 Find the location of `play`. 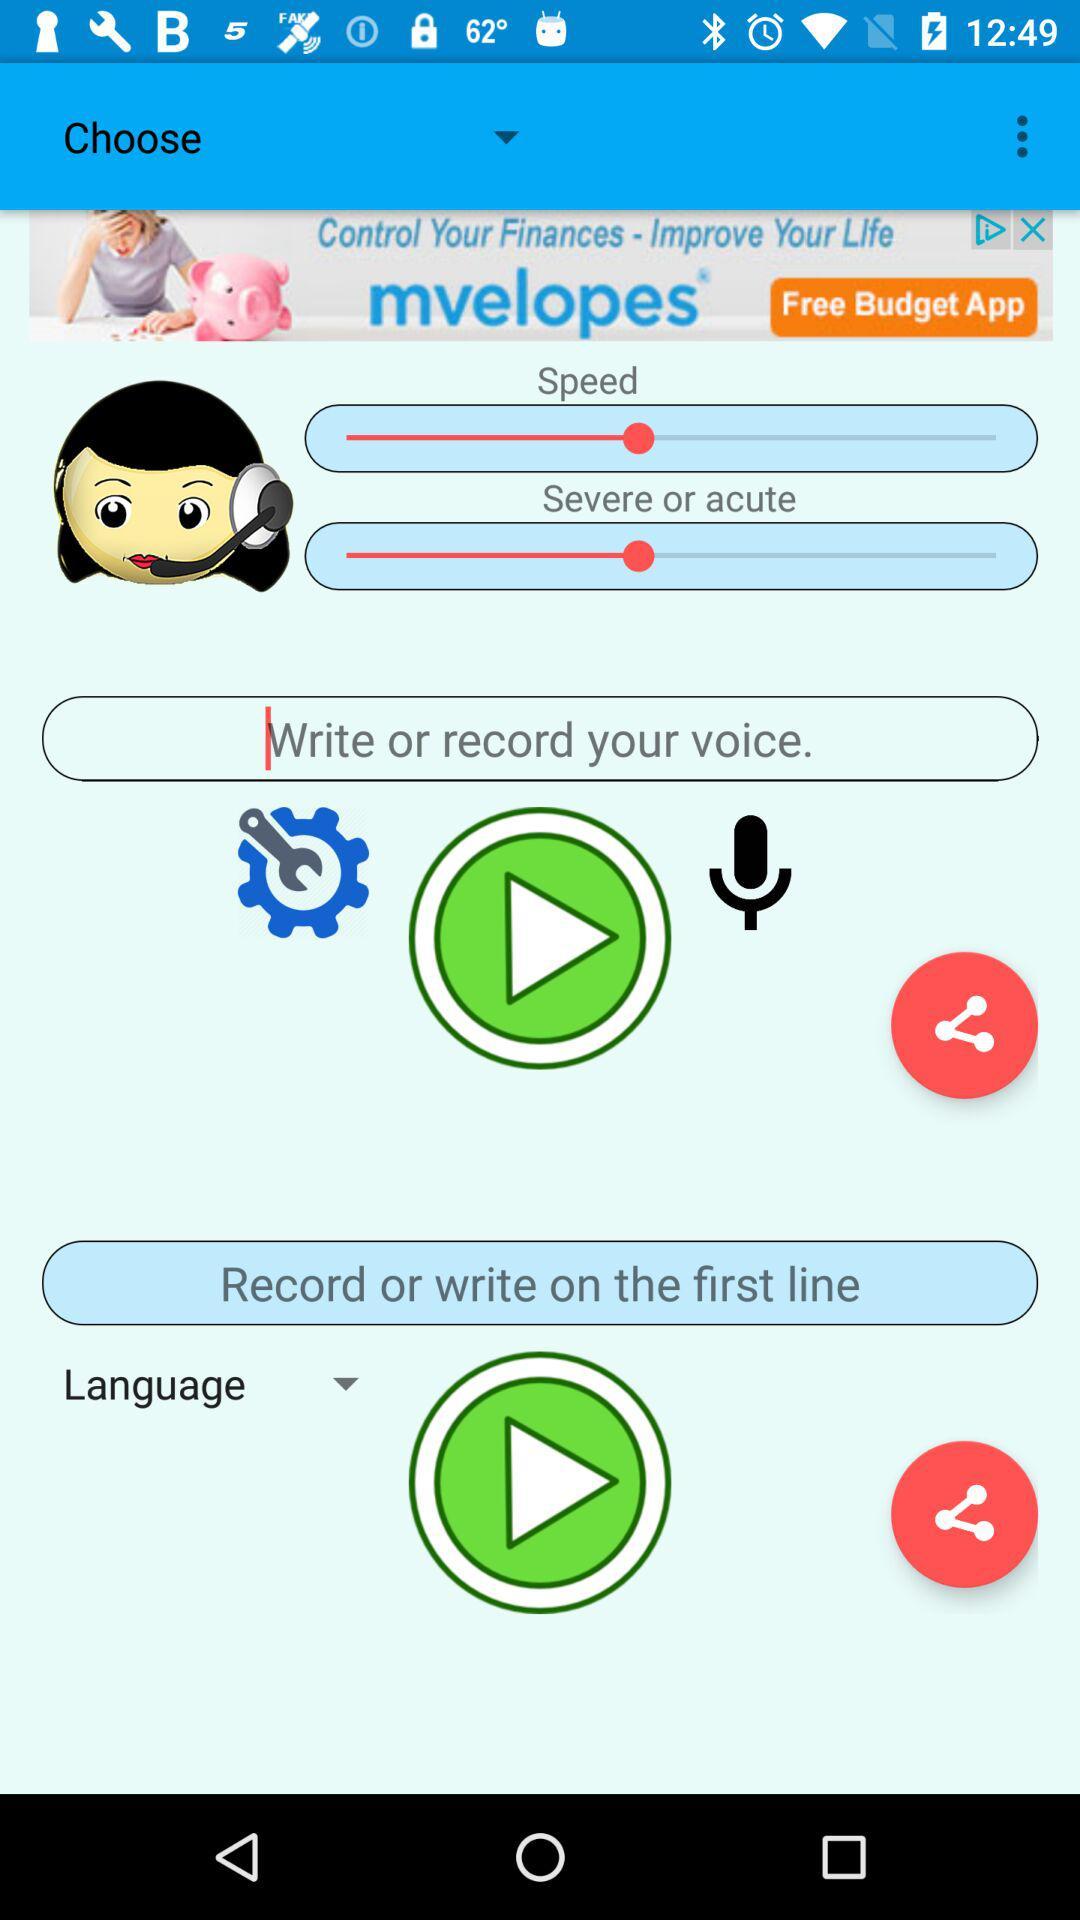

play is located at coordinates (540, 937).